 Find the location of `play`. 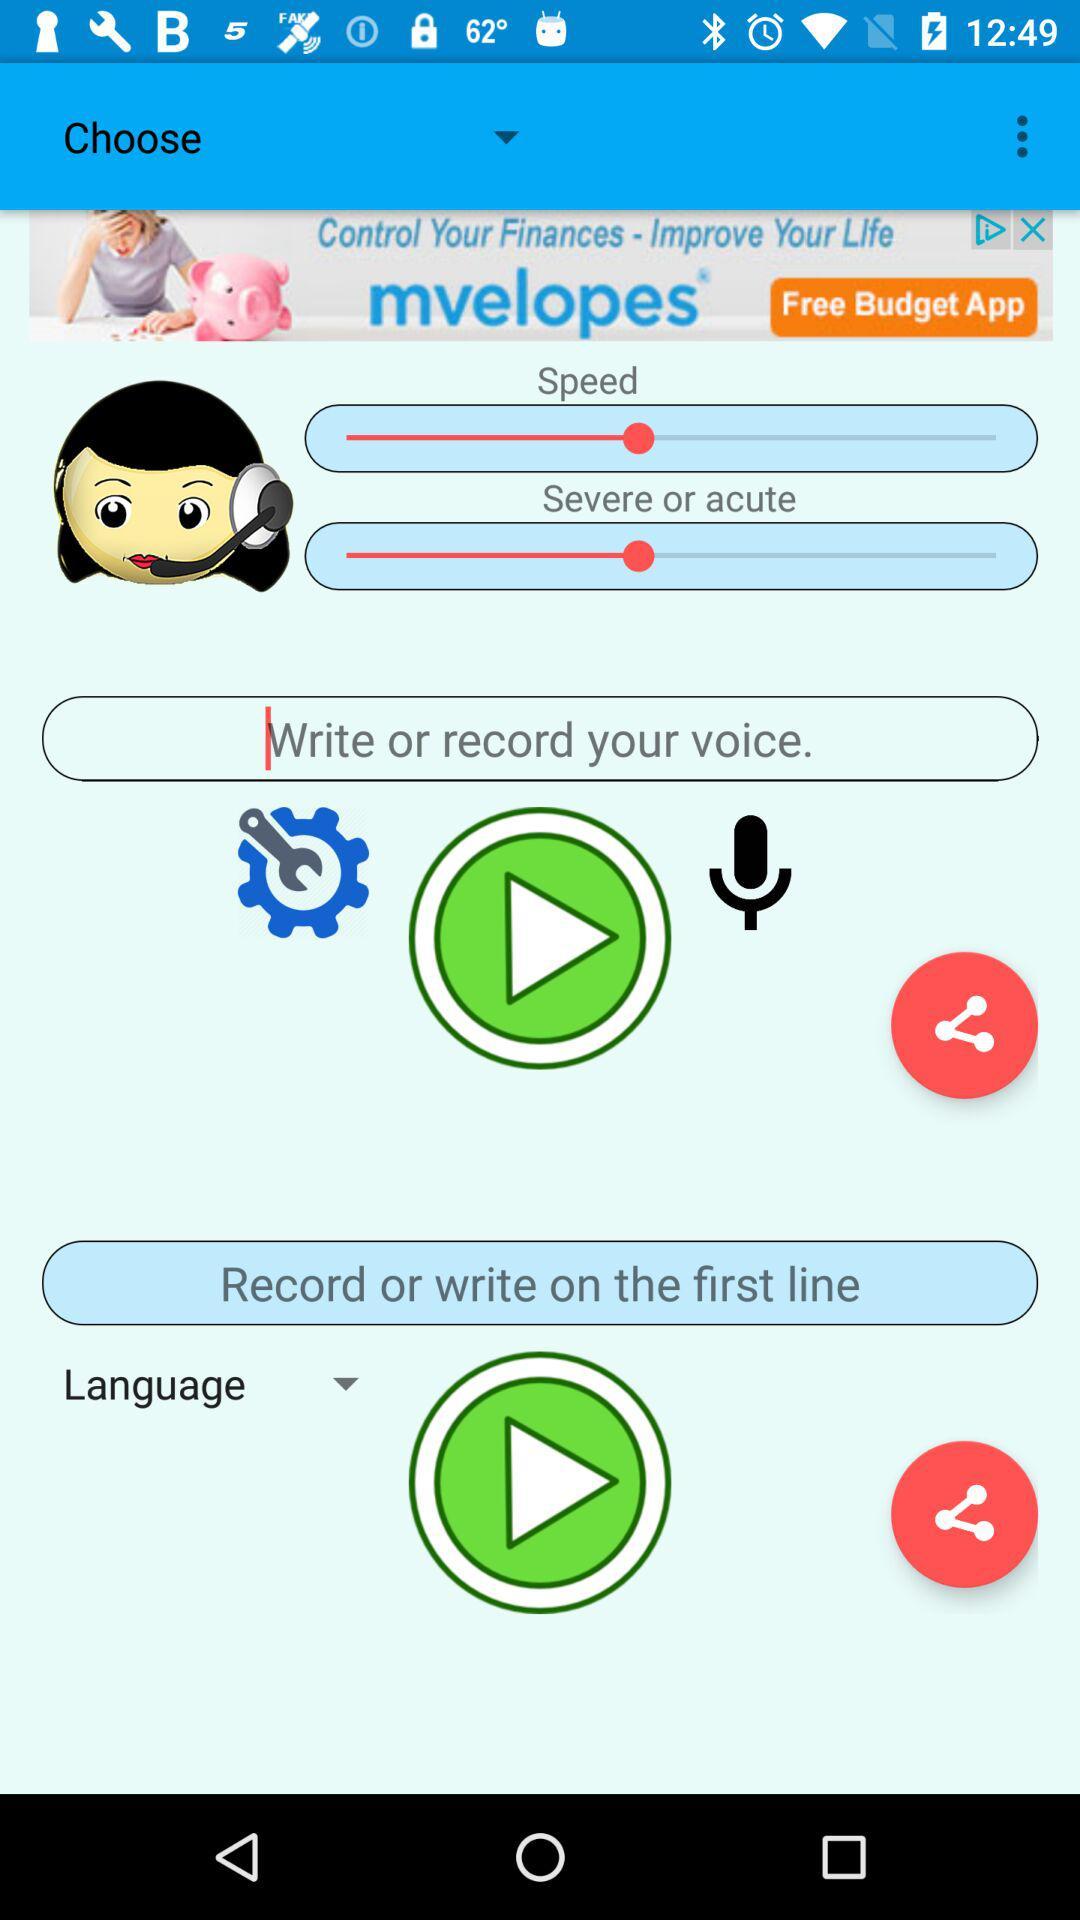

play is located at coordinates (540, 937).